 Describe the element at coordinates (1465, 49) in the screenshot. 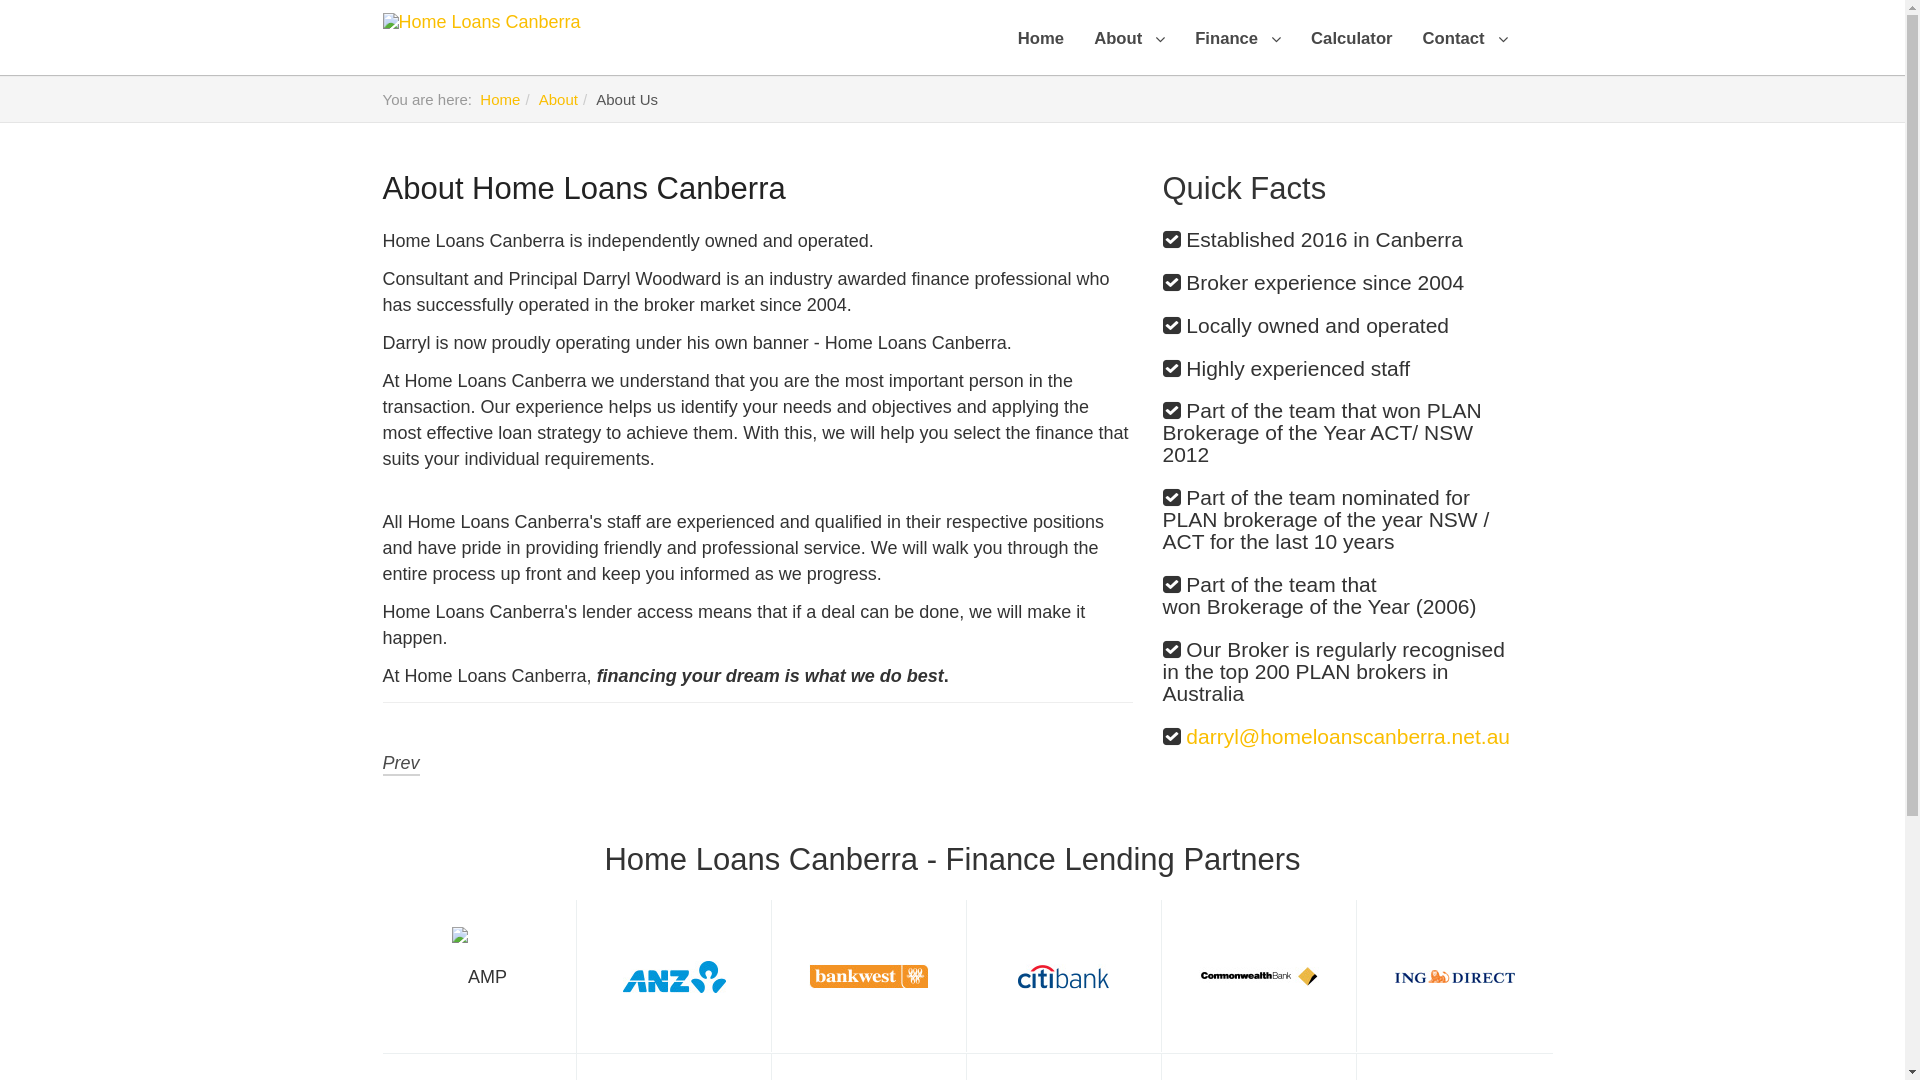

I see `'Contact'` at that location.